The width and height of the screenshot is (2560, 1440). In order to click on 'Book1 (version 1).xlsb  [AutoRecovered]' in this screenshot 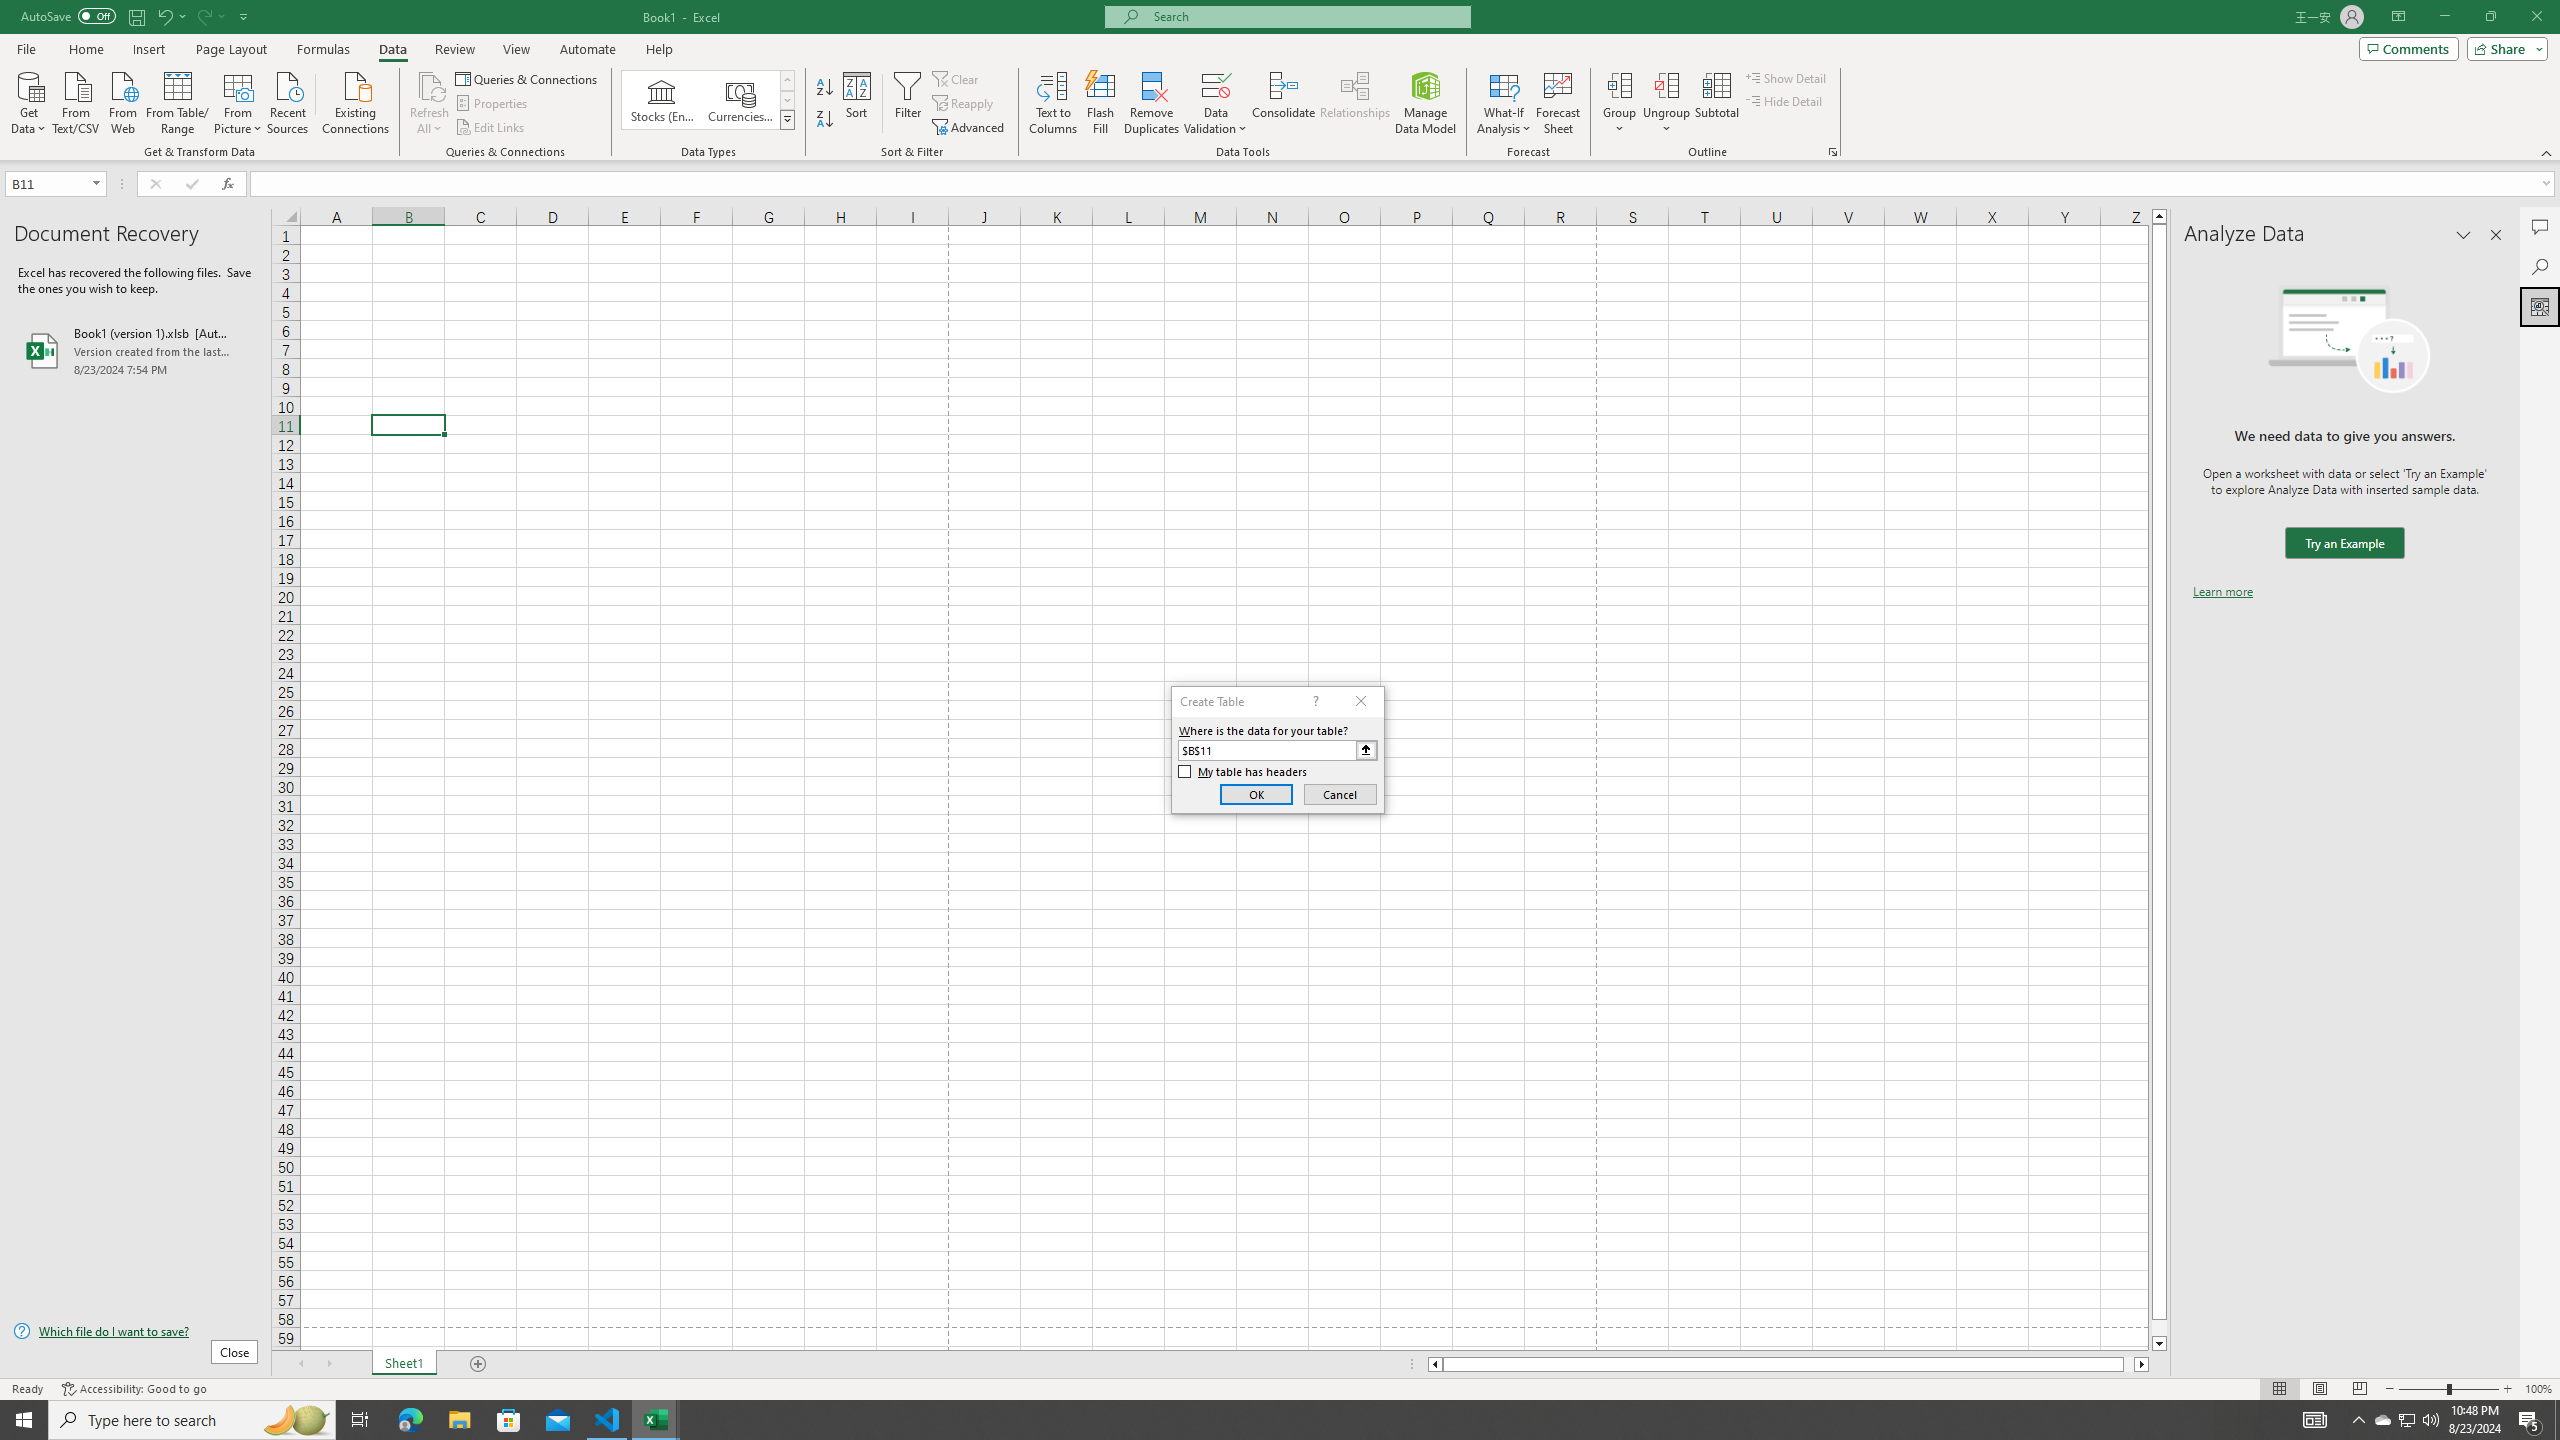, I will do `click(134, 349)`.